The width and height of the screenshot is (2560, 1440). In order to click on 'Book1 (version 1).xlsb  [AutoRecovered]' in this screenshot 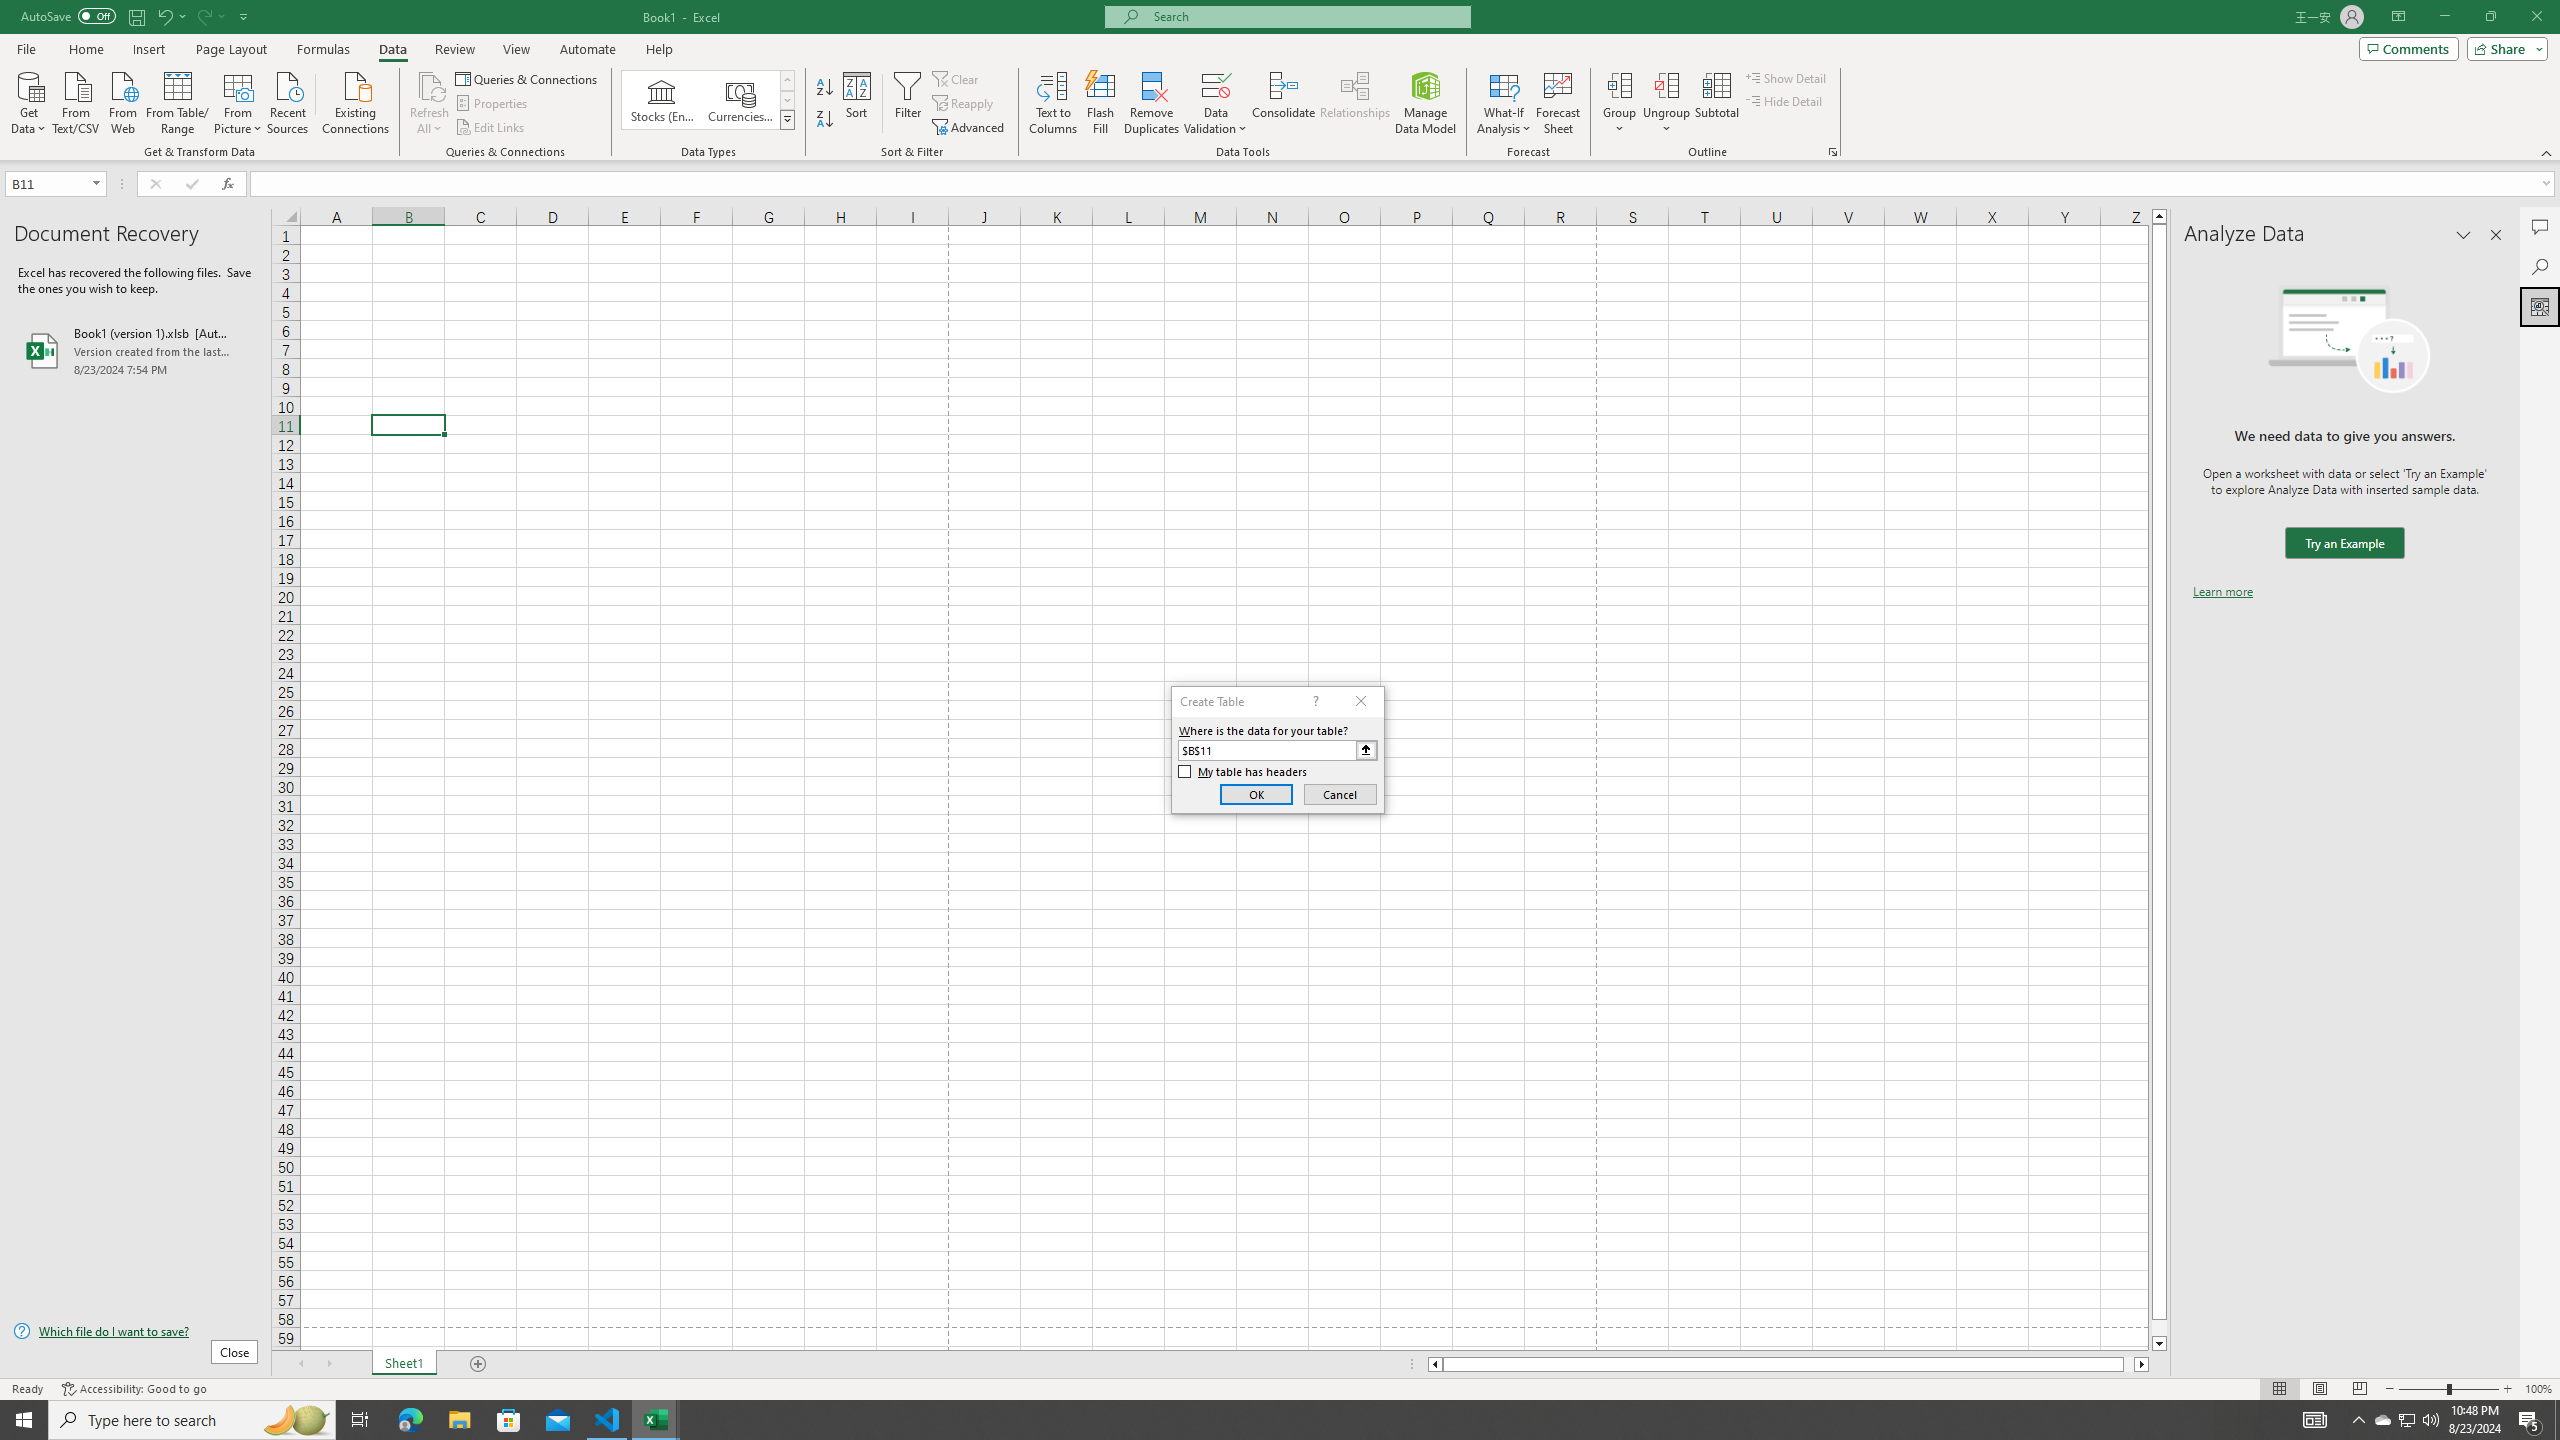, I will do `click(134, 349)`.